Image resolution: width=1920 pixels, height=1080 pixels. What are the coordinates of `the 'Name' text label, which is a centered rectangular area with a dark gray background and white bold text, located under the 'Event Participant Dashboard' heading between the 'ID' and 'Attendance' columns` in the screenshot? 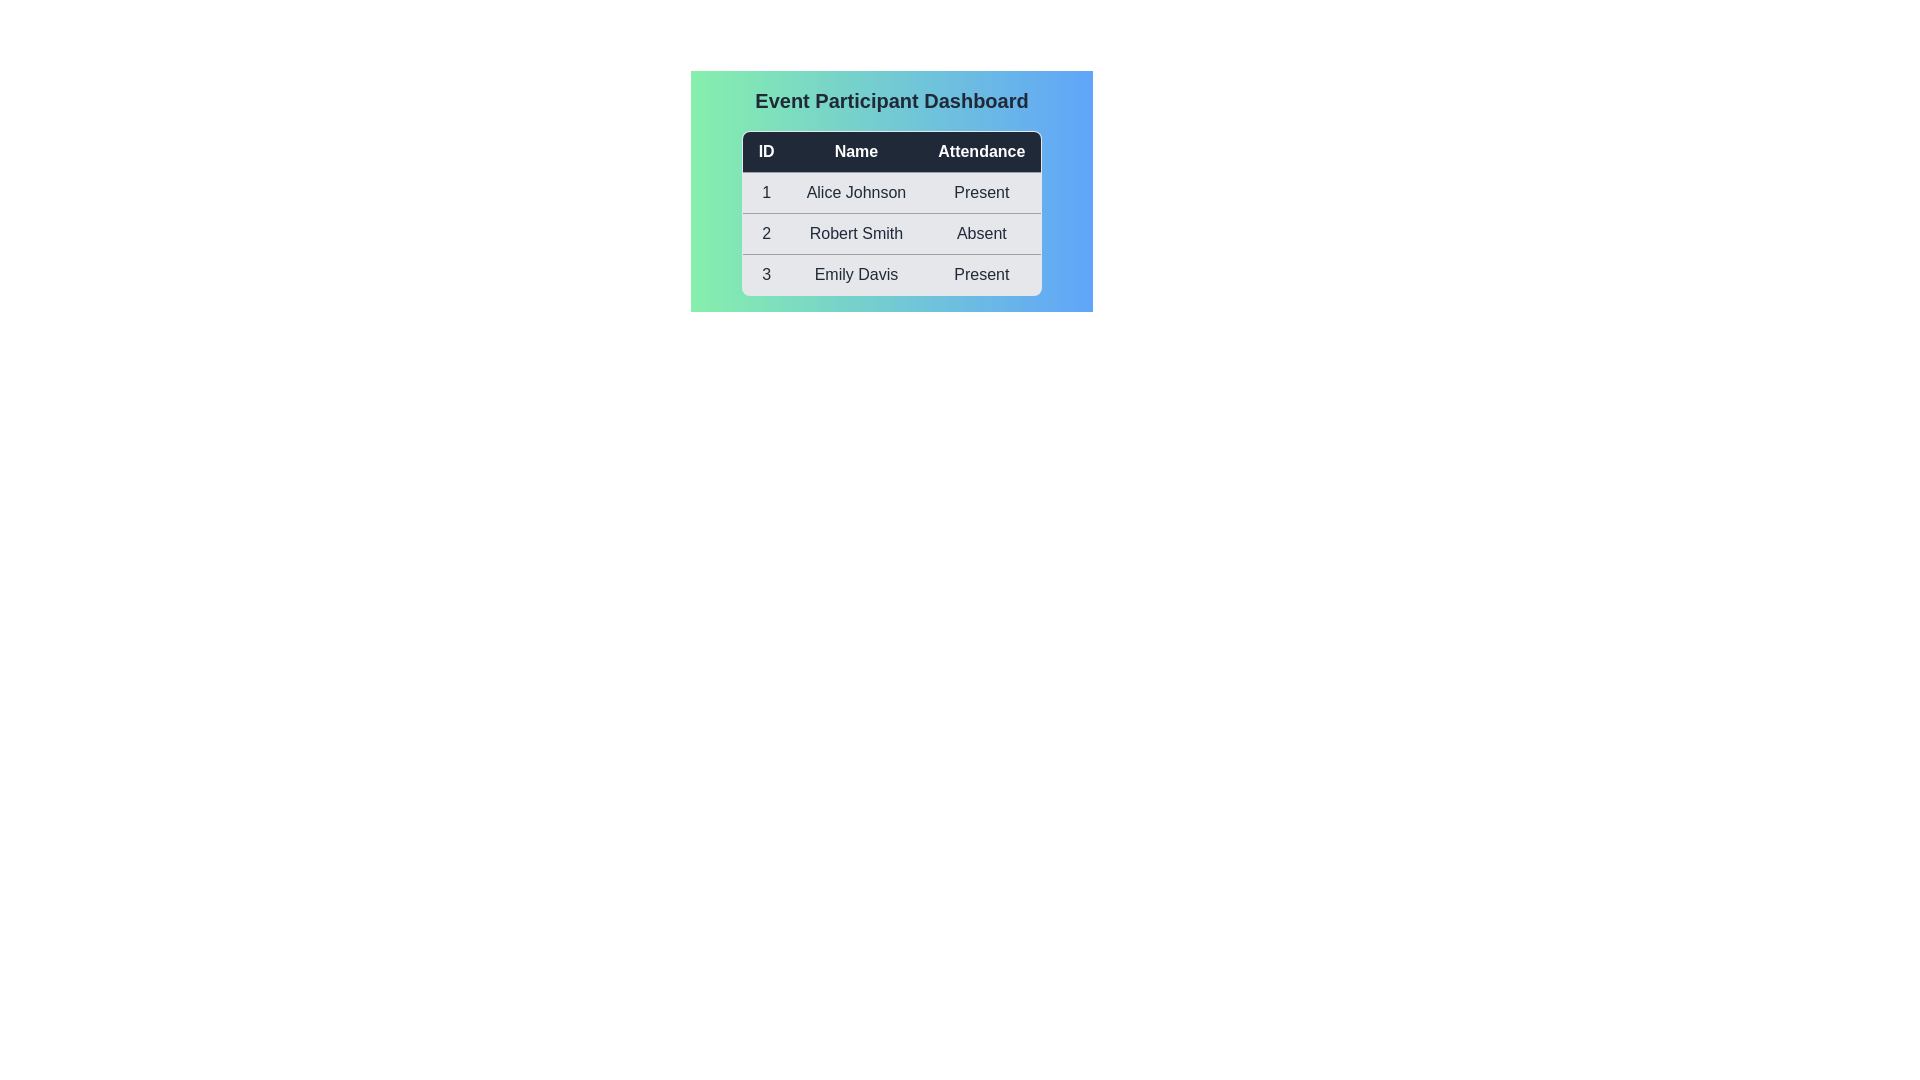 It's located at (856, 150).